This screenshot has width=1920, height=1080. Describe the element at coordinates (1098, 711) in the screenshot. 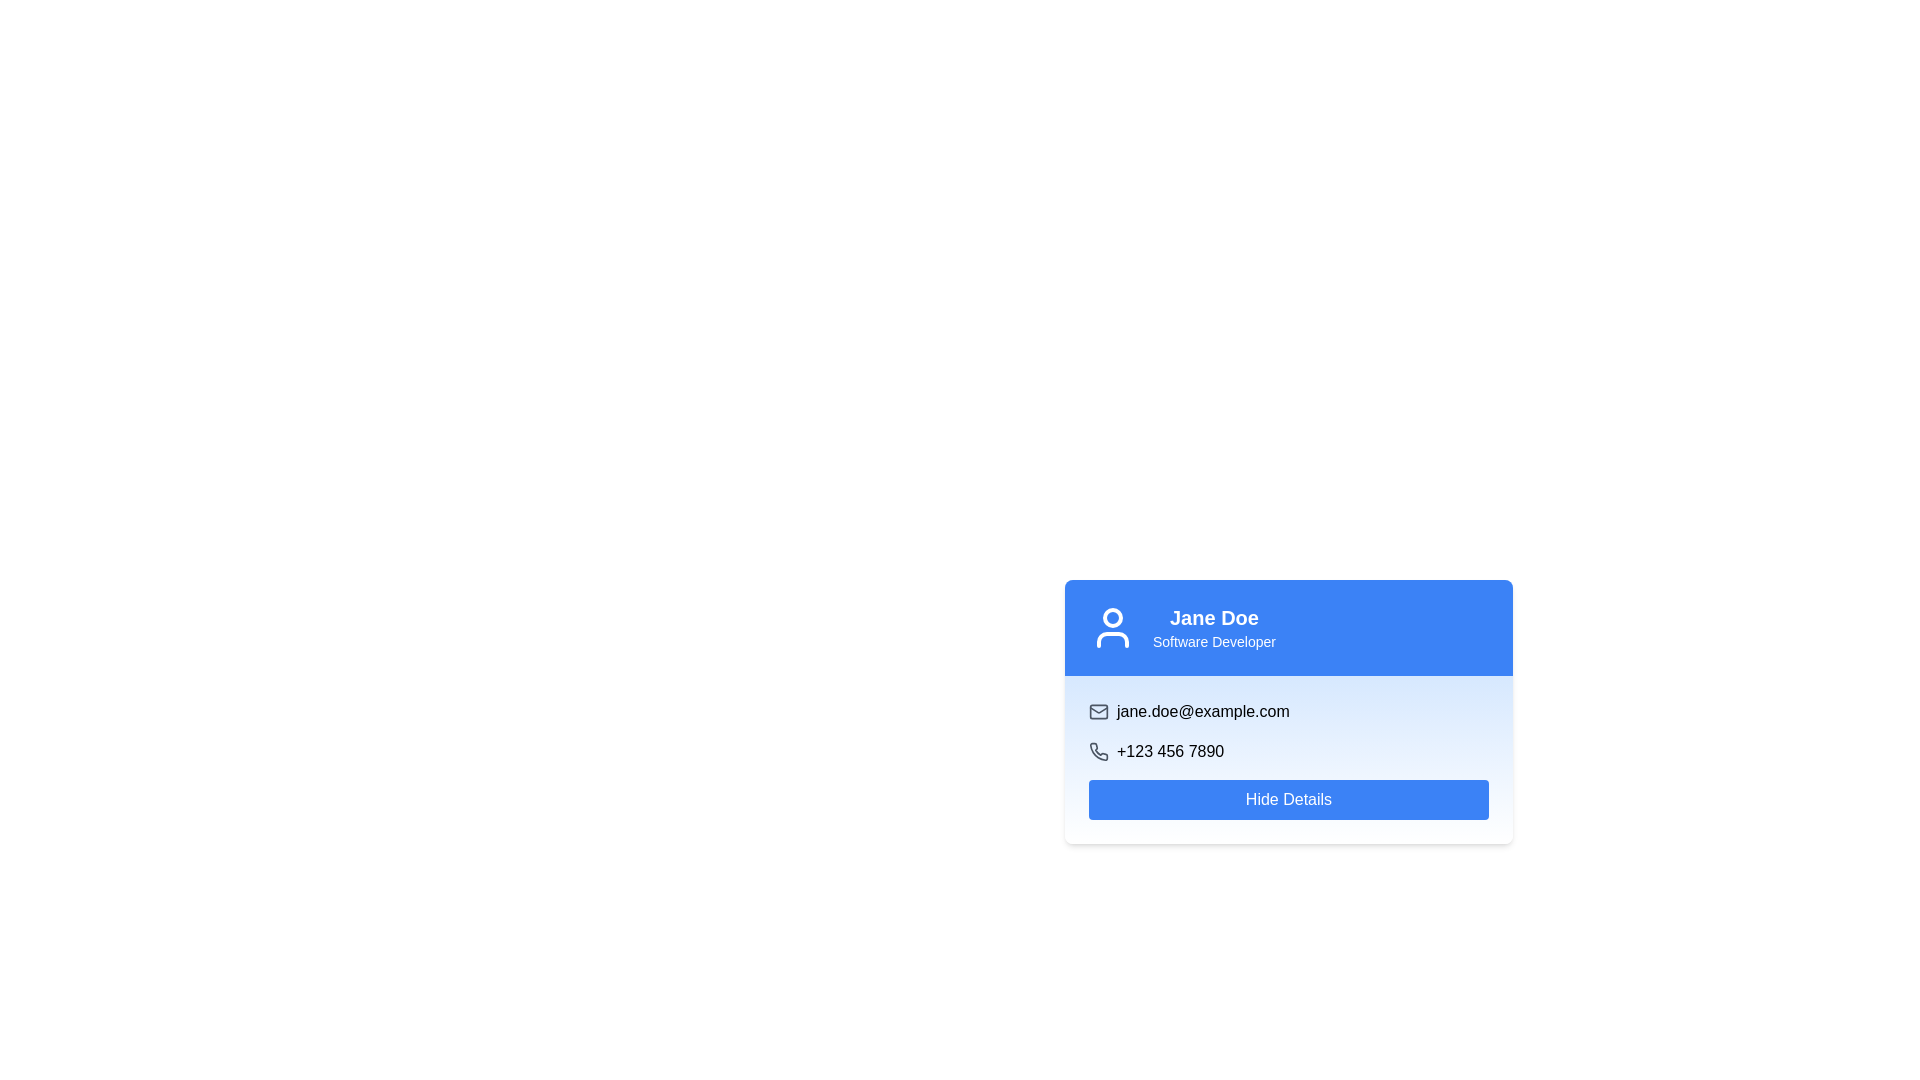

I see `the small envelope icon representing an email, located to the left of the email text 'jane.doe@example.com'` at that location.